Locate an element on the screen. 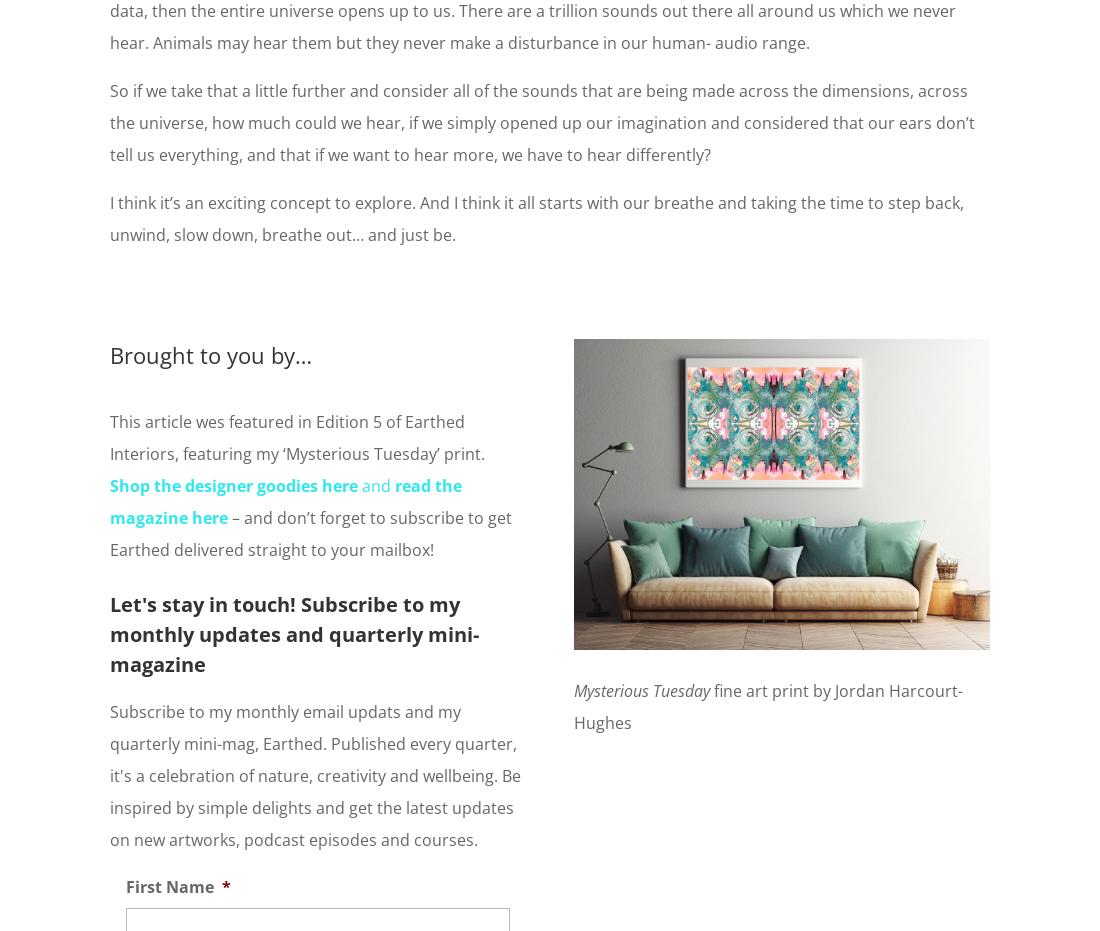 The width and height of the screenshot is (1100, 931). 'Mysterious Tuesday' is located at coordinates (644, 688).